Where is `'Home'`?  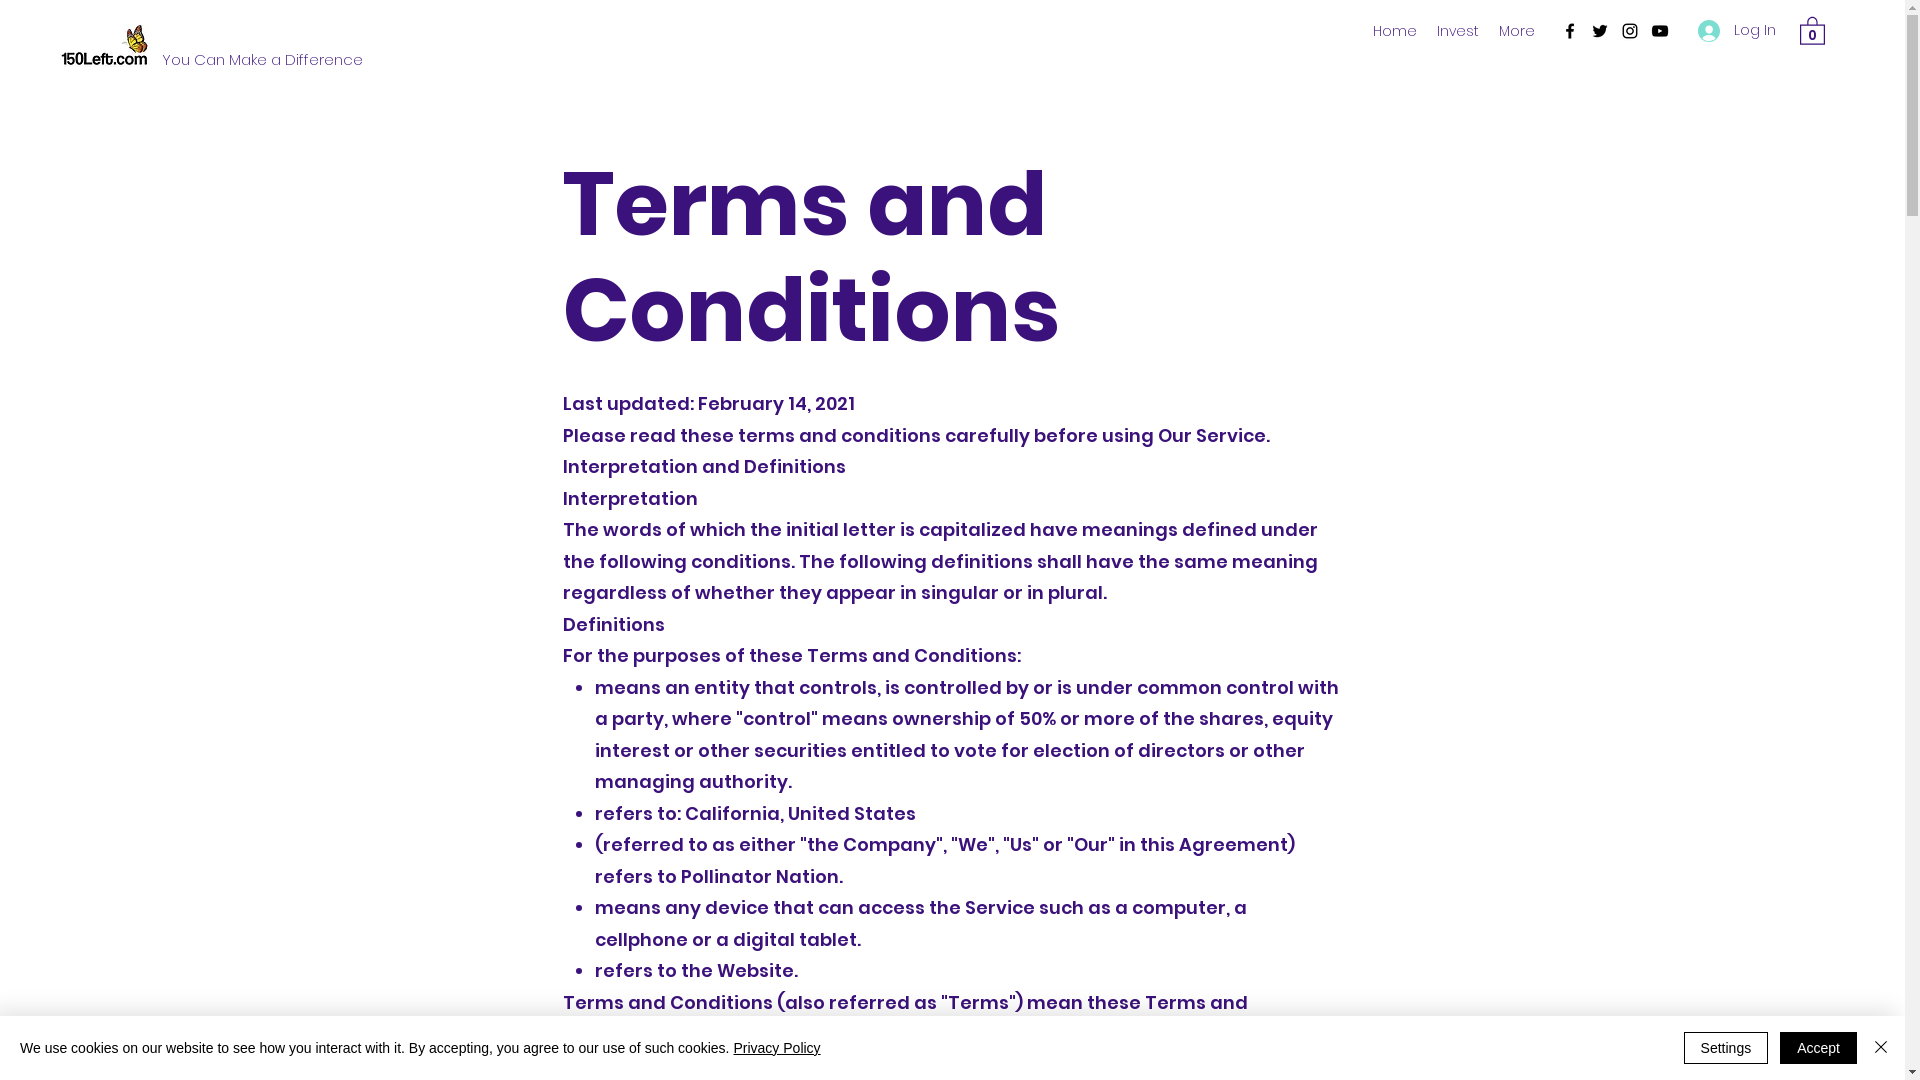 'Home' is located at coordinates (1394, 30).